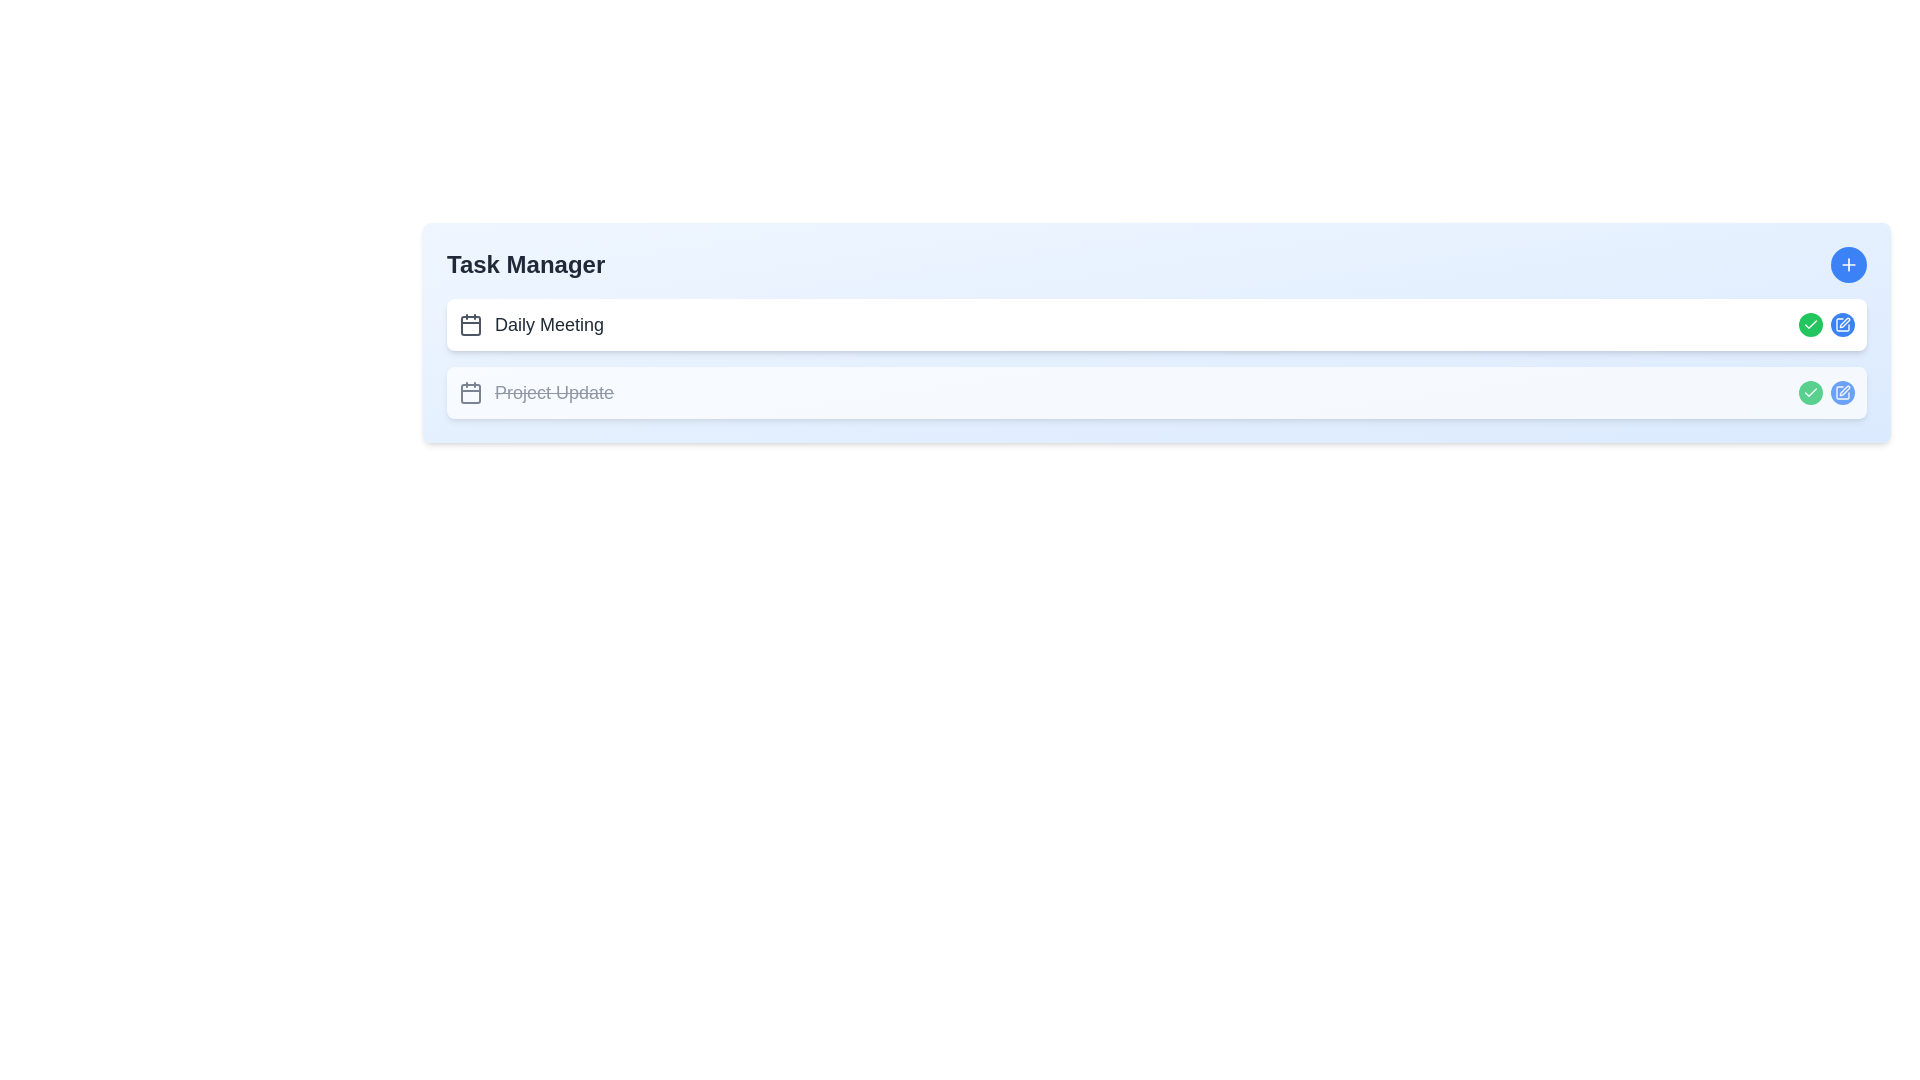  Describe the element at coordinates (469, 325) in the screenshot. I see `the calendar icon component displayed next to the 'Daily Meeting' label in the 'Task Manager' interface` at that location.